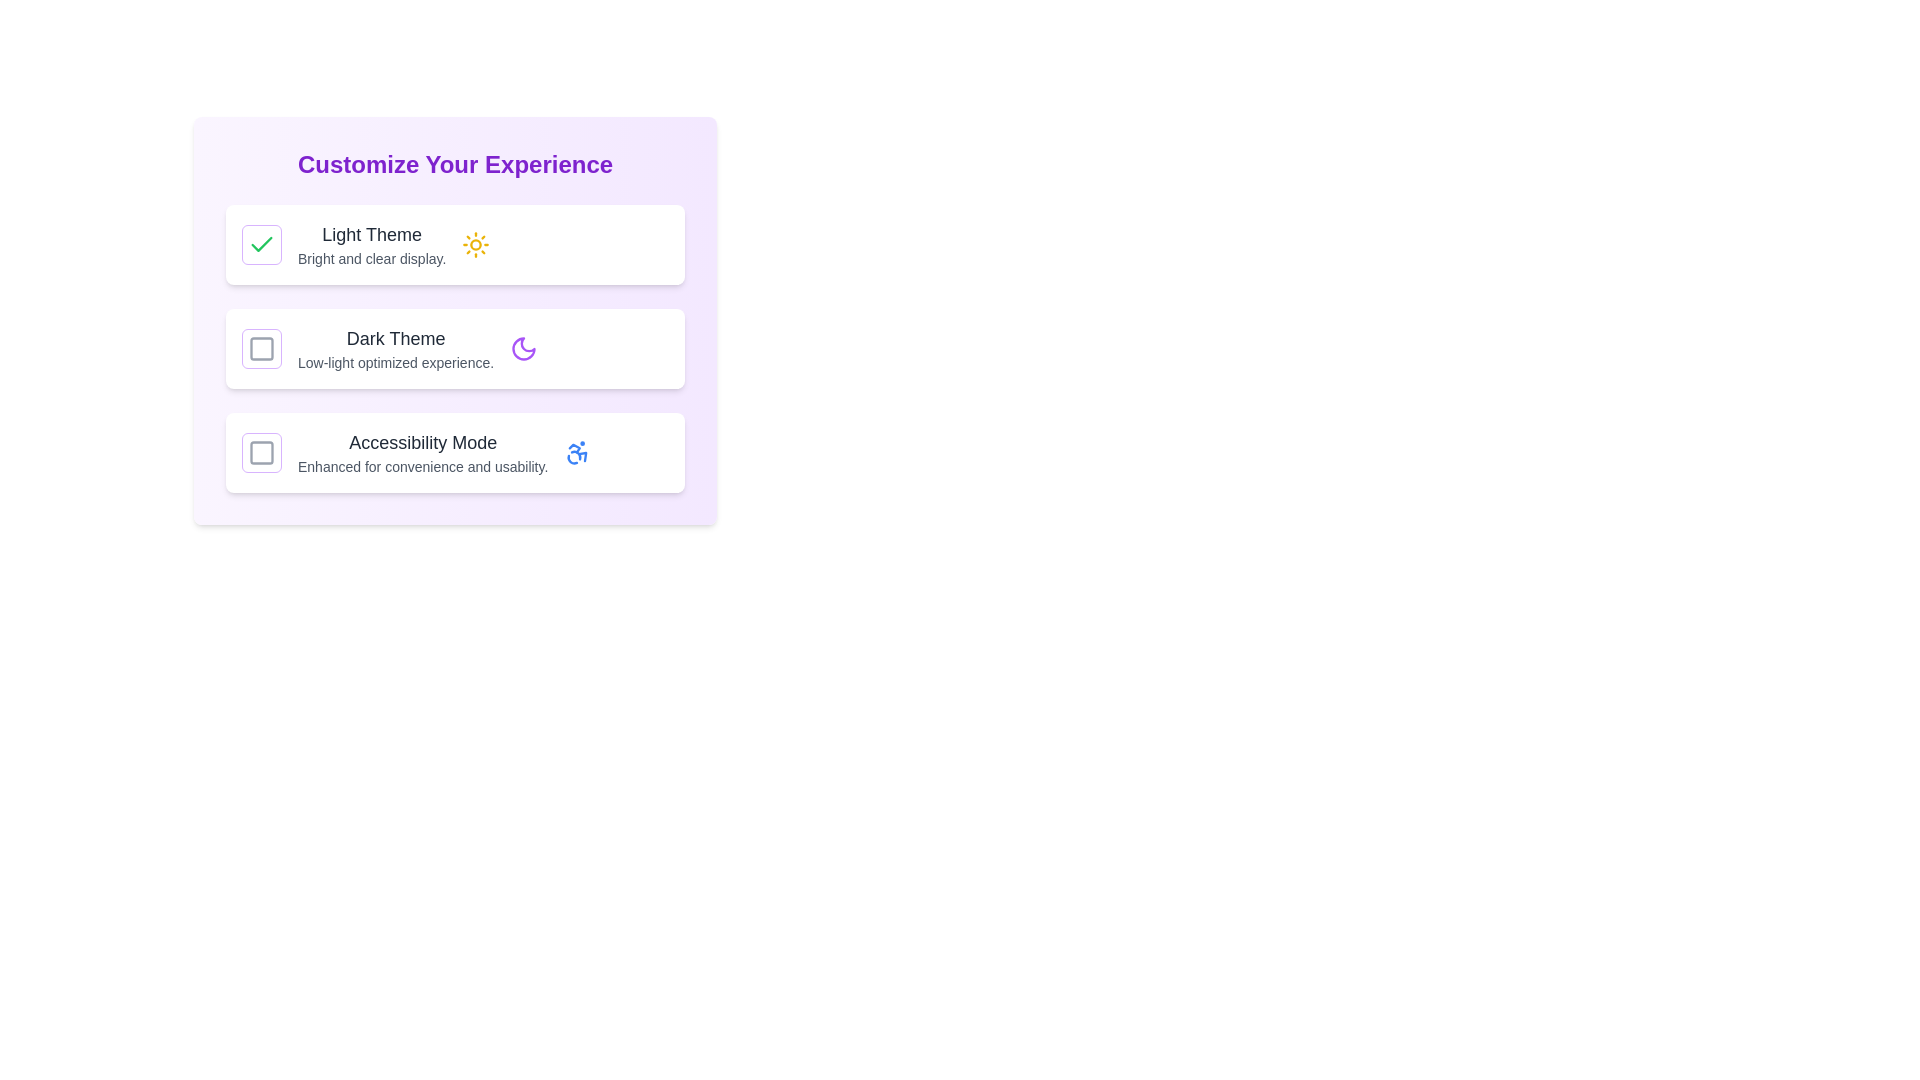  Describe the element at coordinates (372, 257) in the screenshot. I see `the static text label that provides descriptive information about the 'Light Theme' option, positioned directly beneath the 'Light Theme' heading` at that location.